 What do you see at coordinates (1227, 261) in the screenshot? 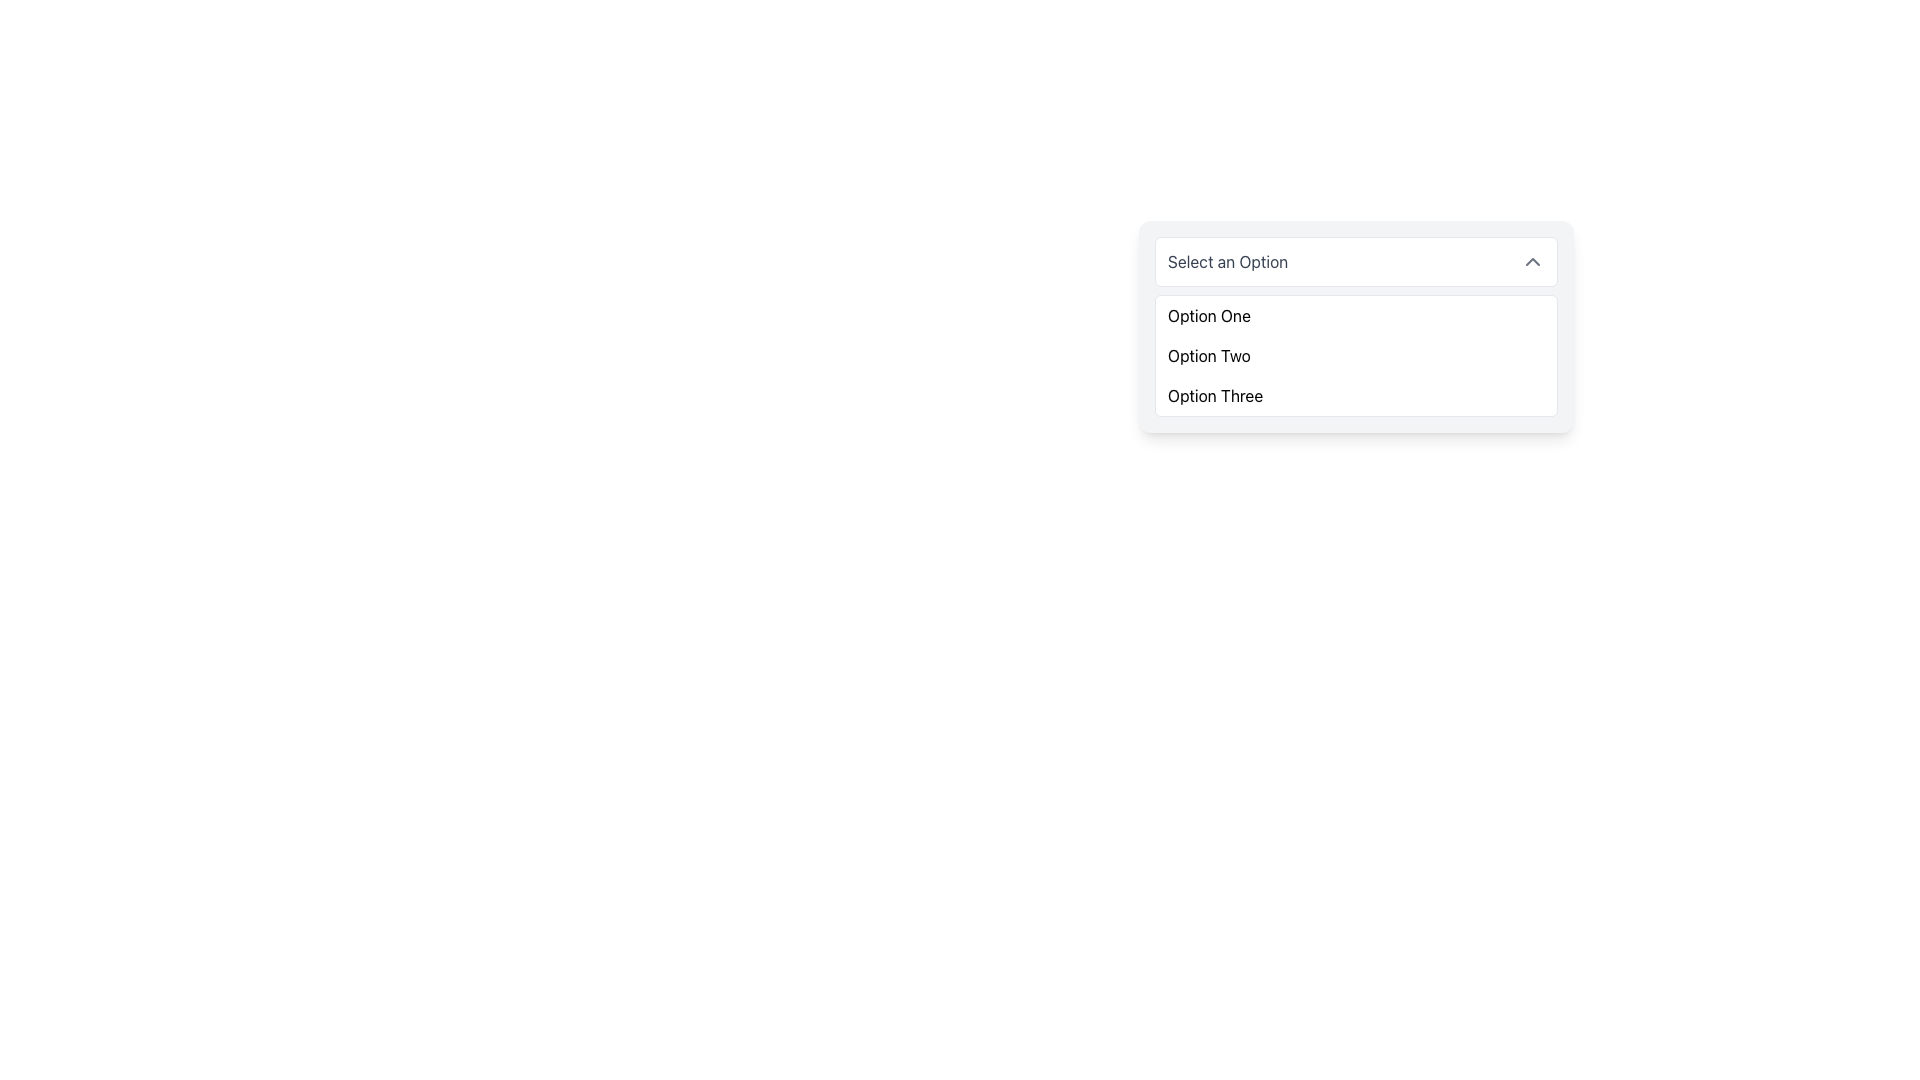
I see `the static text label that indicates the current state of the dropdown menu, positioned to the left of the chevron-down icon` at bounding box center [1227, 261].